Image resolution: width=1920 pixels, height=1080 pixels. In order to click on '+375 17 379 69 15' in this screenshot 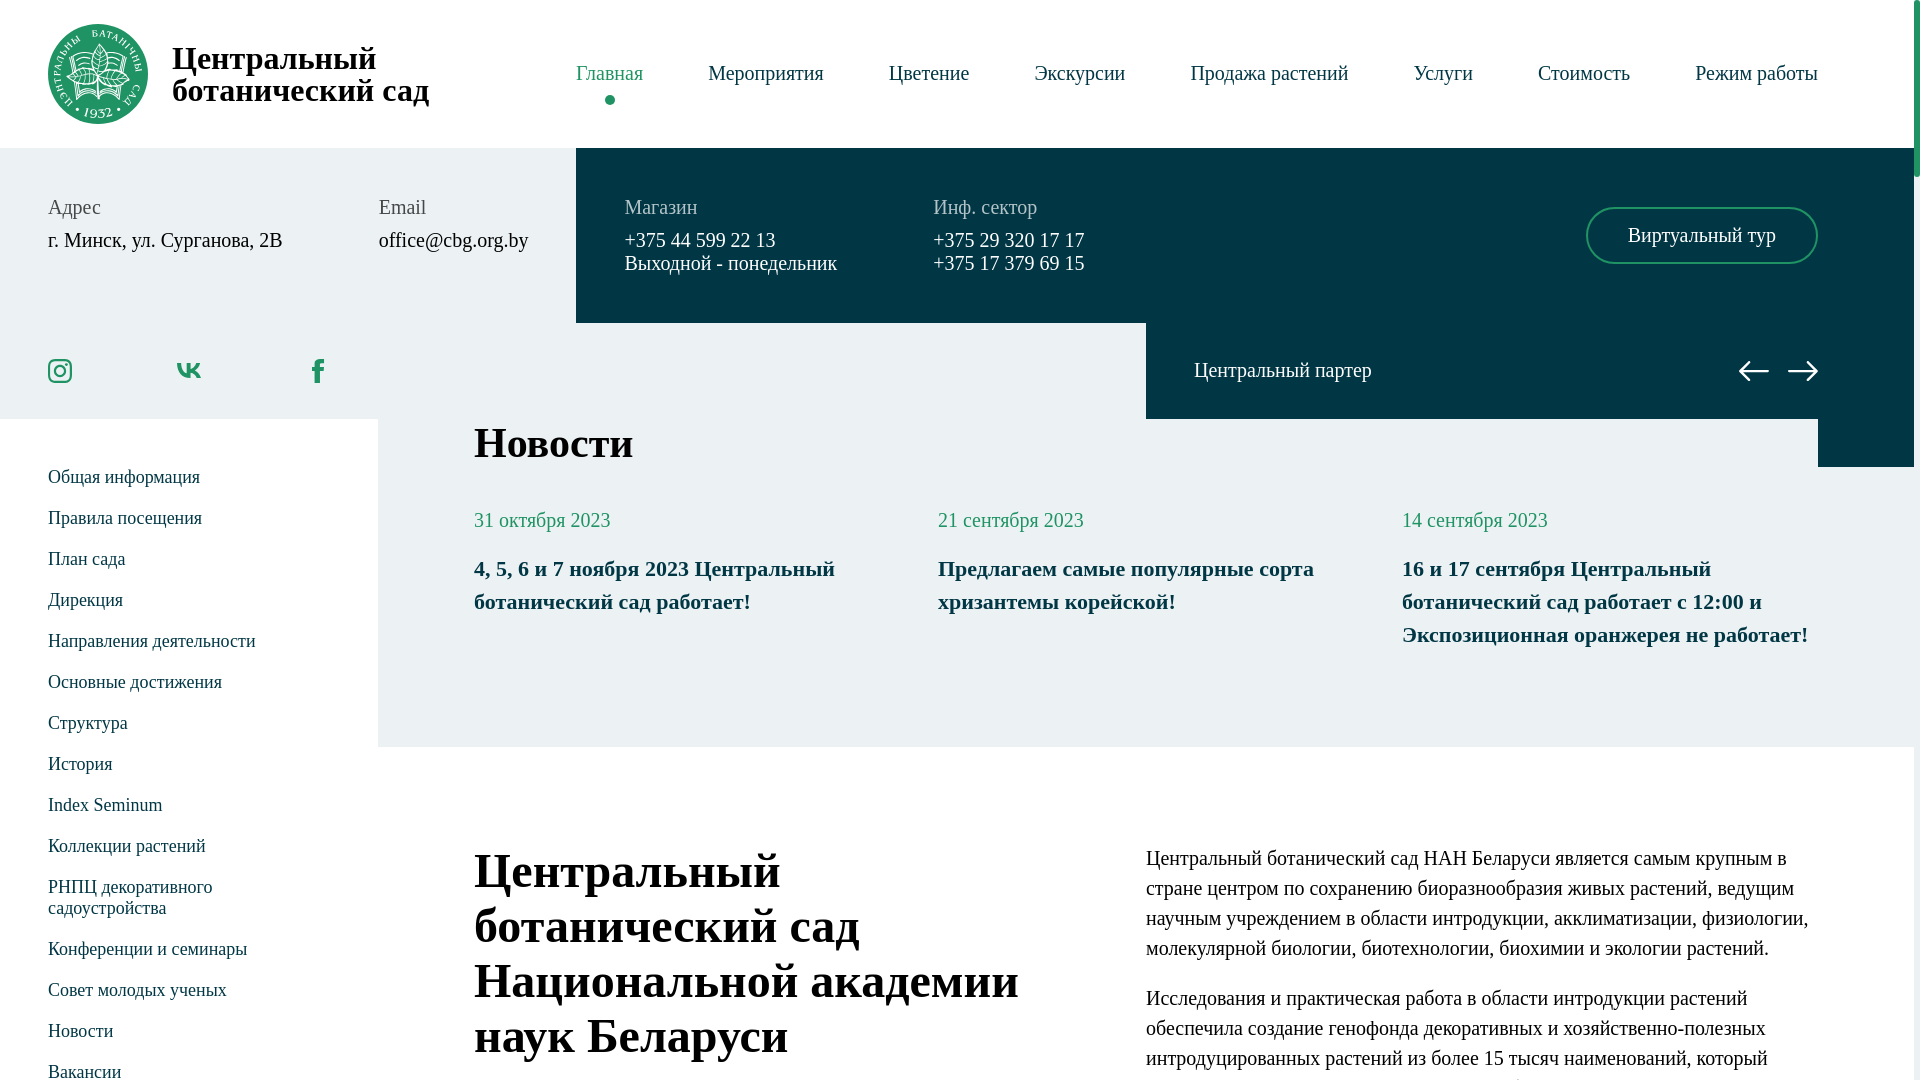, I will do `click(1008, 262)`.